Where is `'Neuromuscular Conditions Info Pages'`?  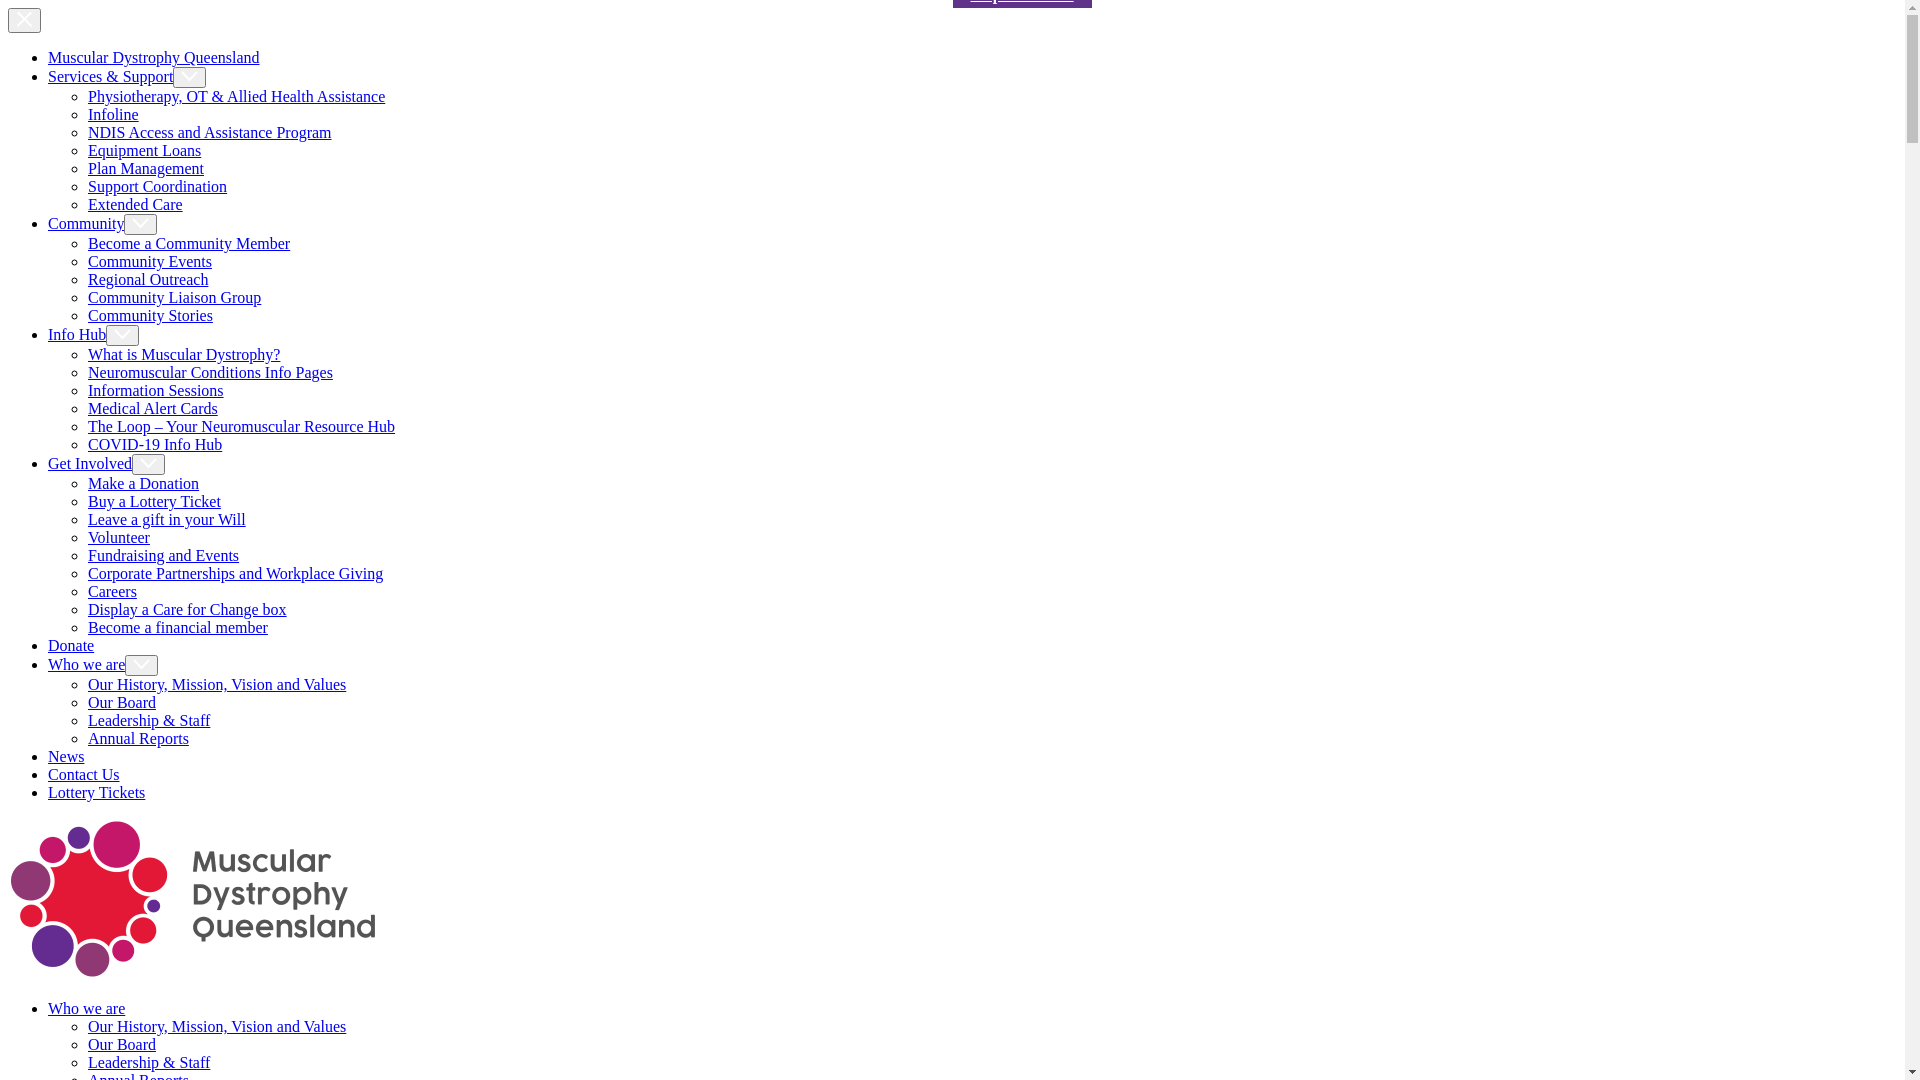 'Neuromuscular Conditions Info Pages' is located at coordinates (210, 372).